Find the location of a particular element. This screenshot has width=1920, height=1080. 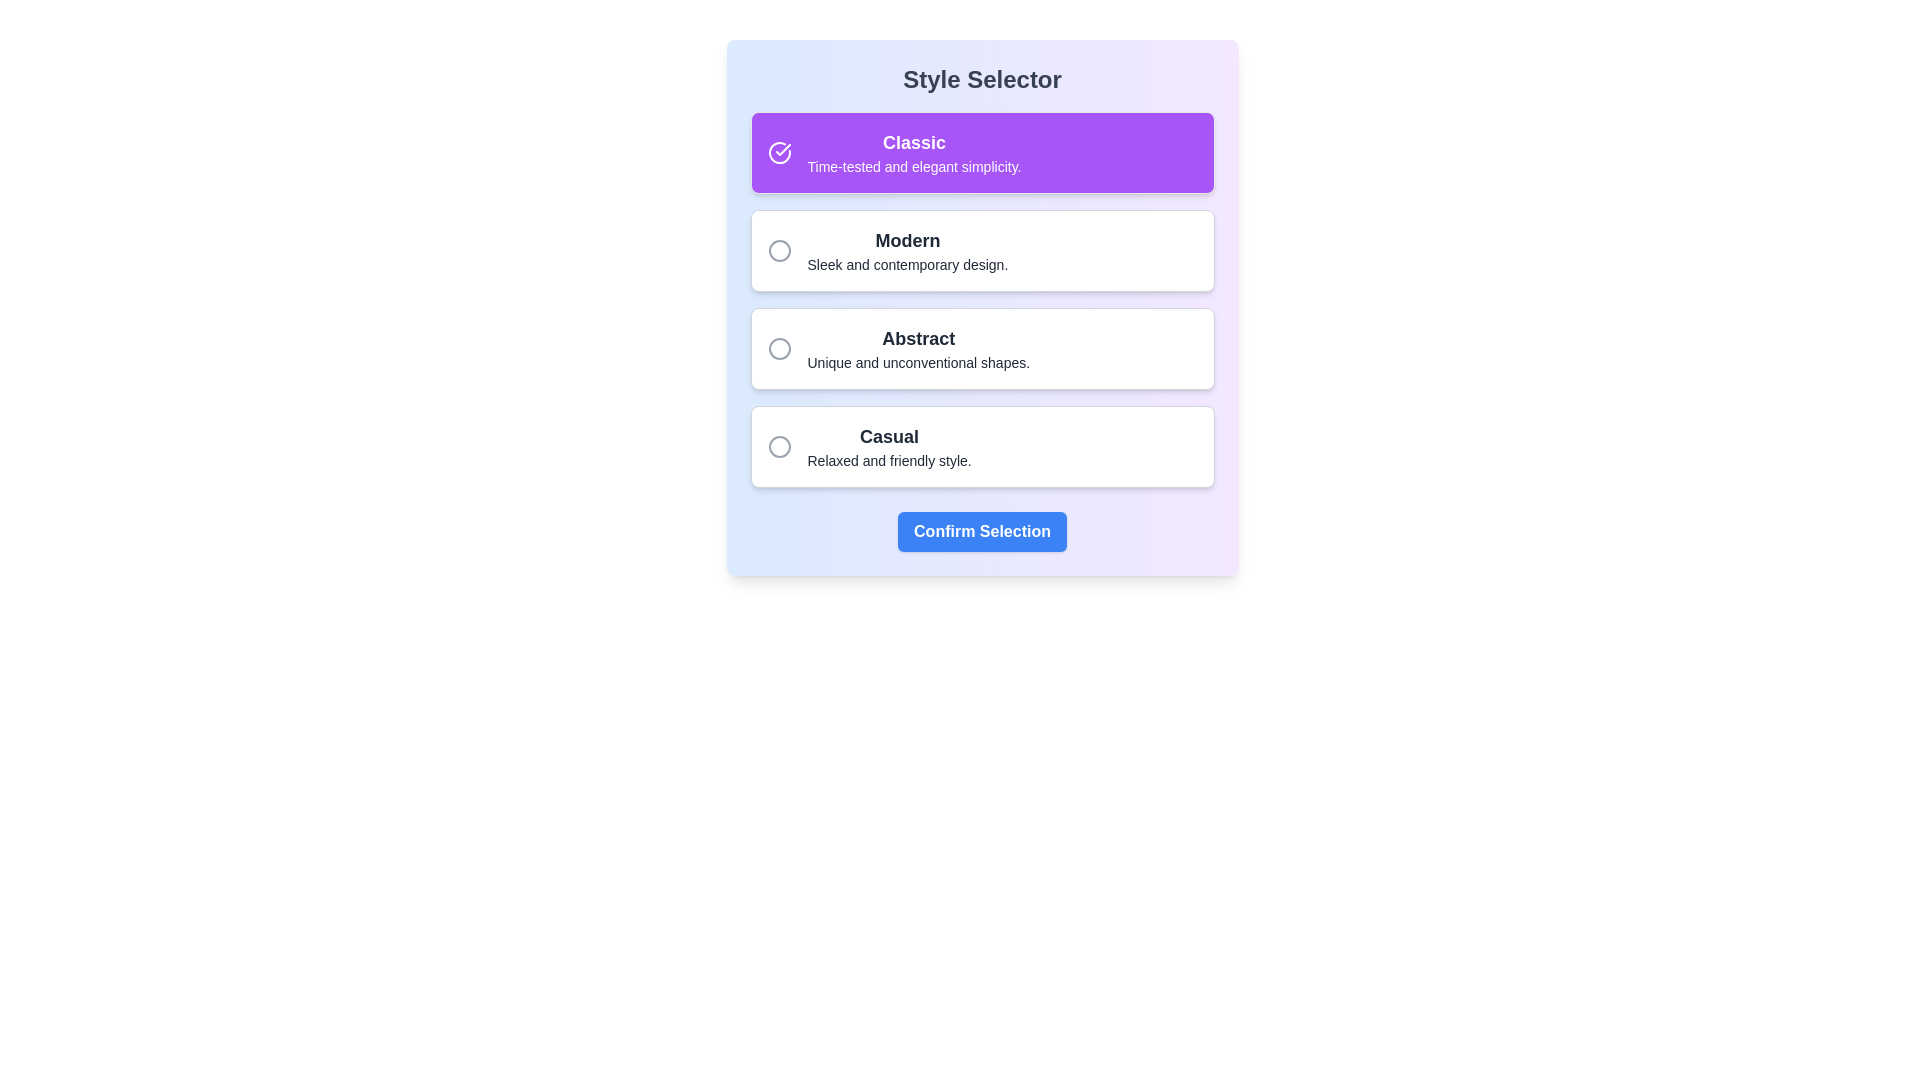

the modal titled 'Style Selector' with a gradient background and rounded corners, located at the center of the viewport is located at coordinates (982, 308).